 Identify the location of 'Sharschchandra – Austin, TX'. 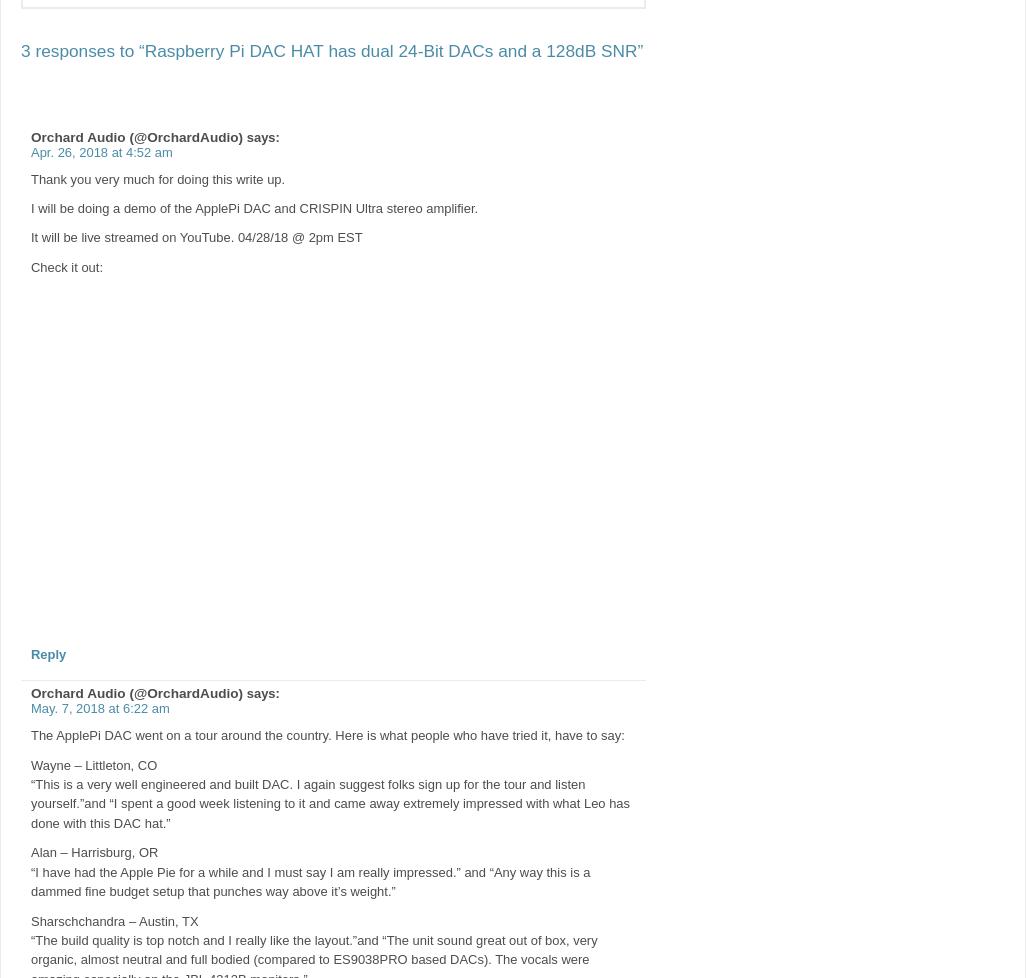
(114, 919).